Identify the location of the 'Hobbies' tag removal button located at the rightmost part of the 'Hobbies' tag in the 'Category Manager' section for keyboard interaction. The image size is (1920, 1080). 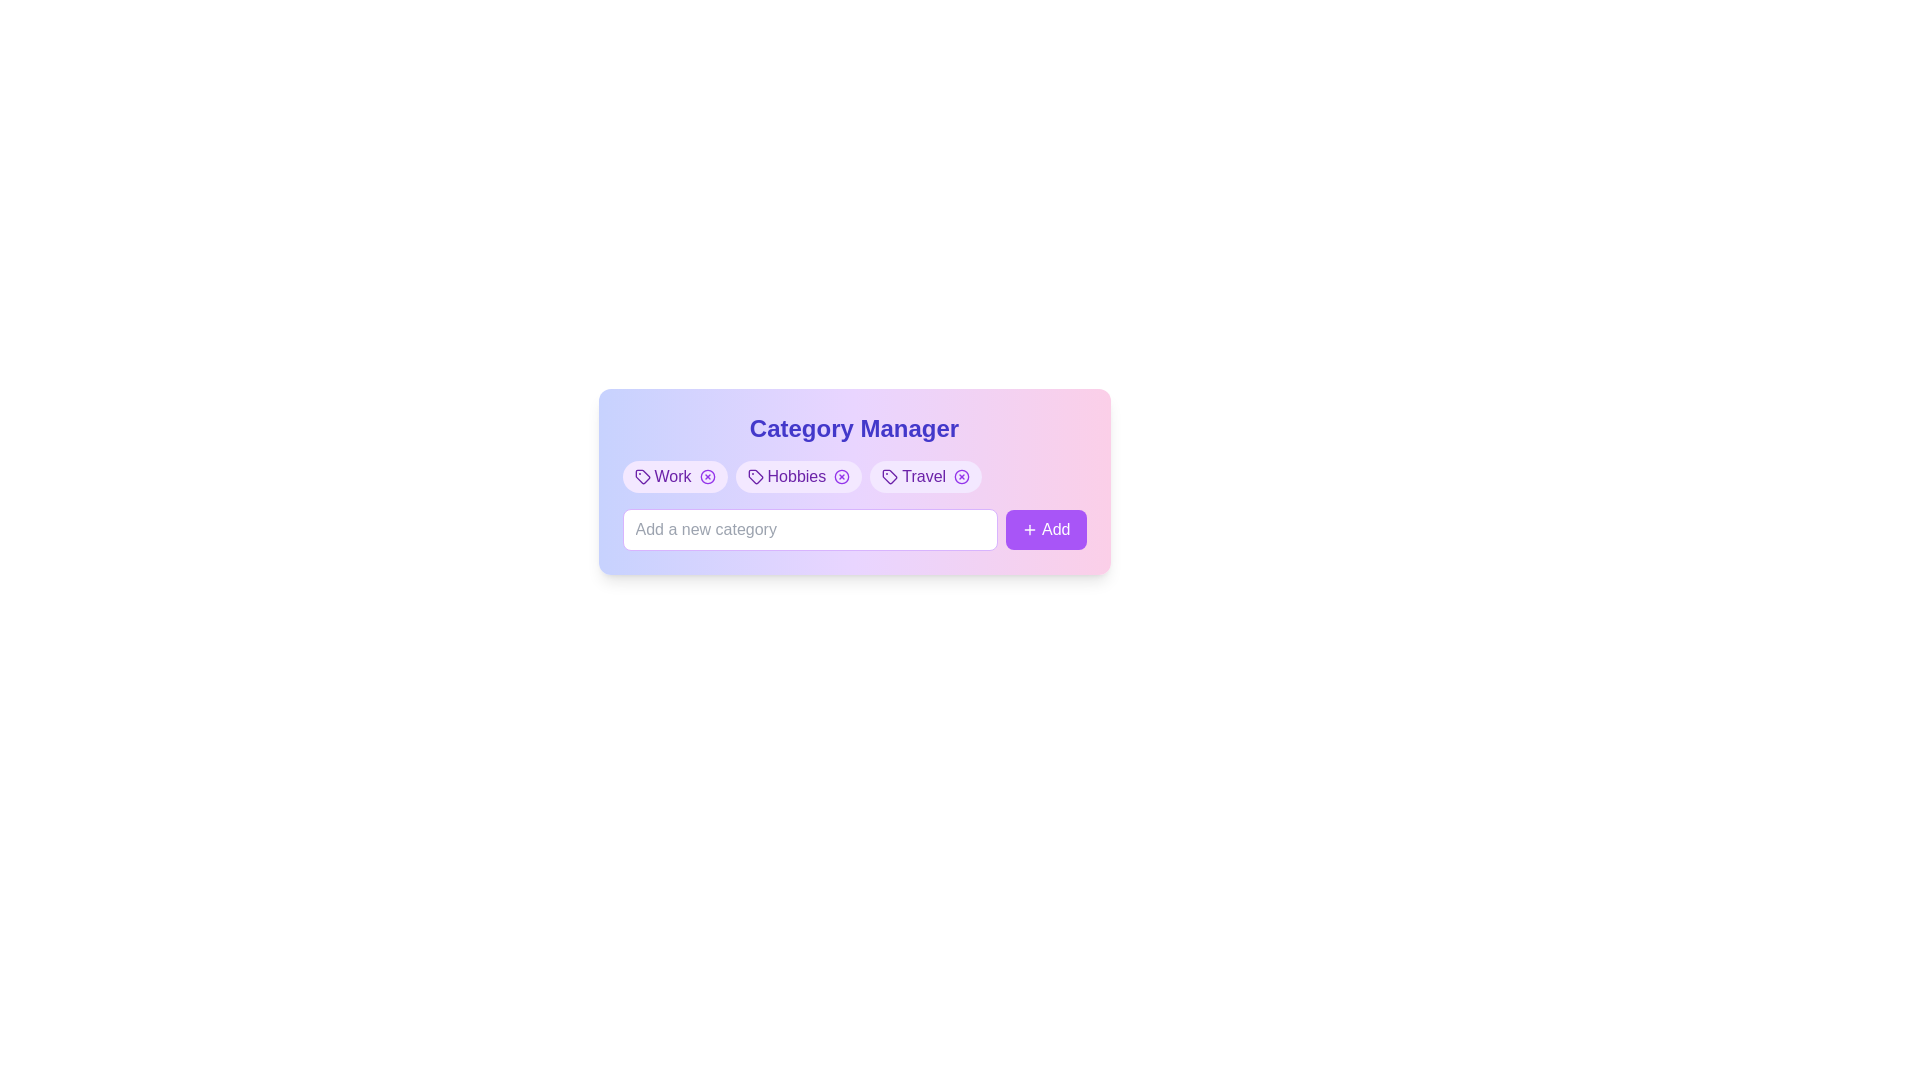
(842, 477).